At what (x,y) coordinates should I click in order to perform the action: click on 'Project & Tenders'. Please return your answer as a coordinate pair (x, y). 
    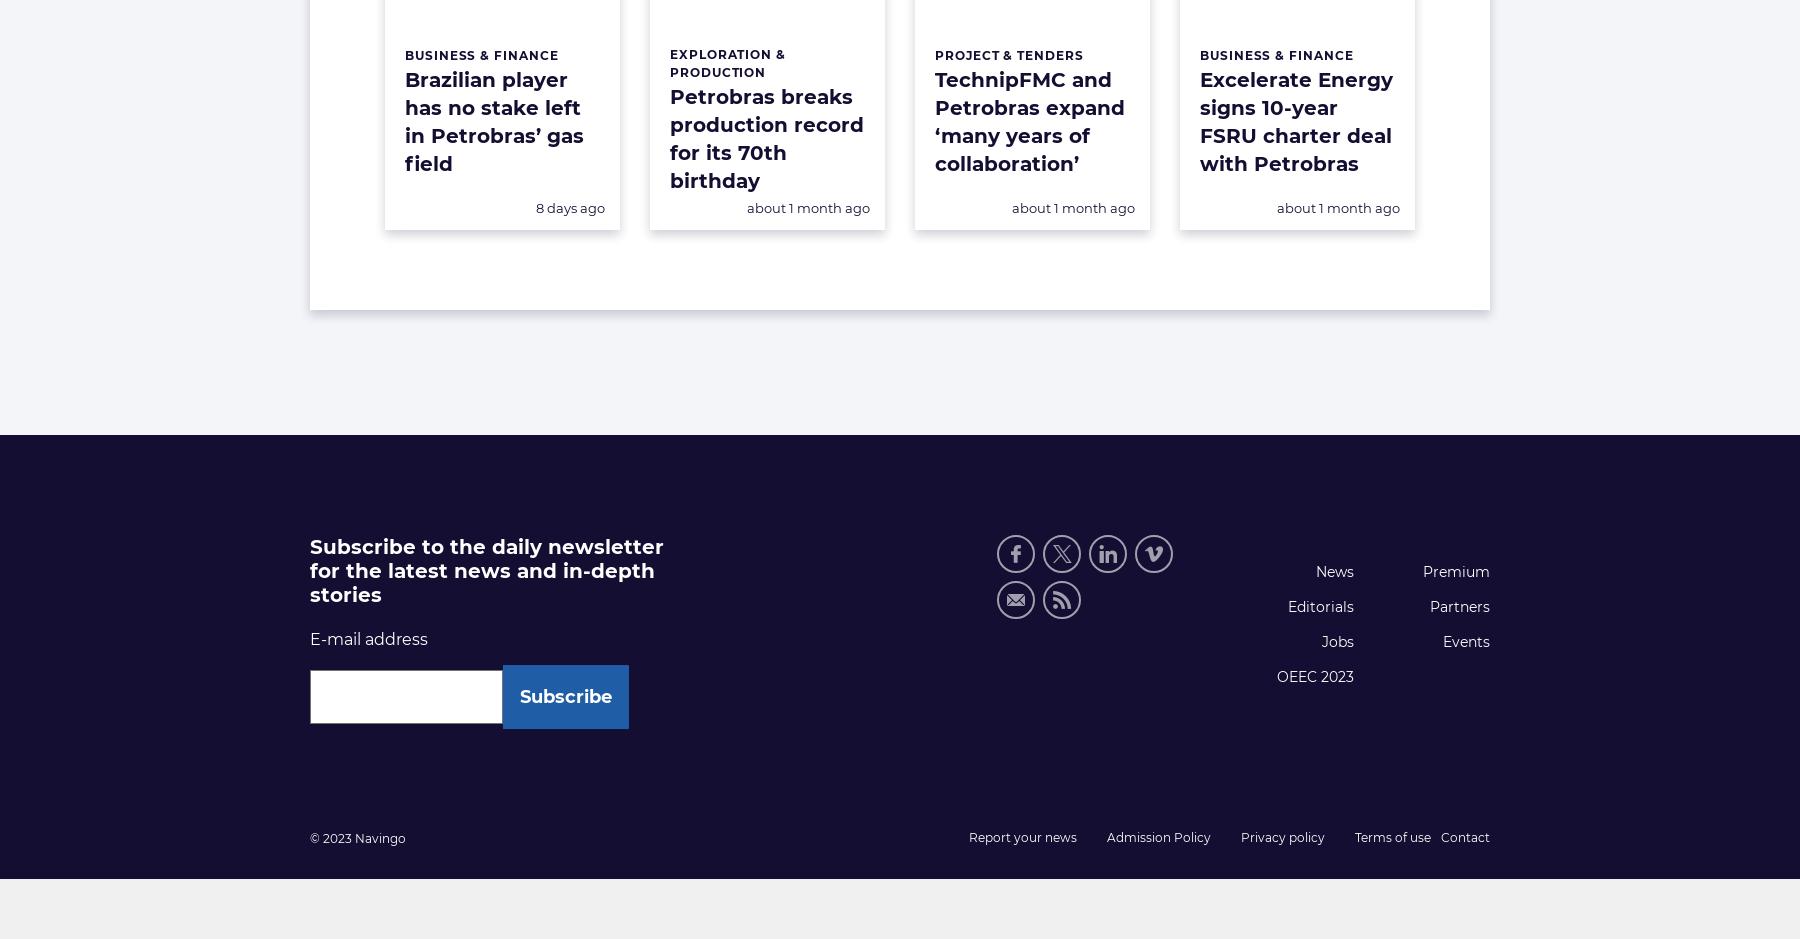
    Looking at the image, I should click on (1008, 53).